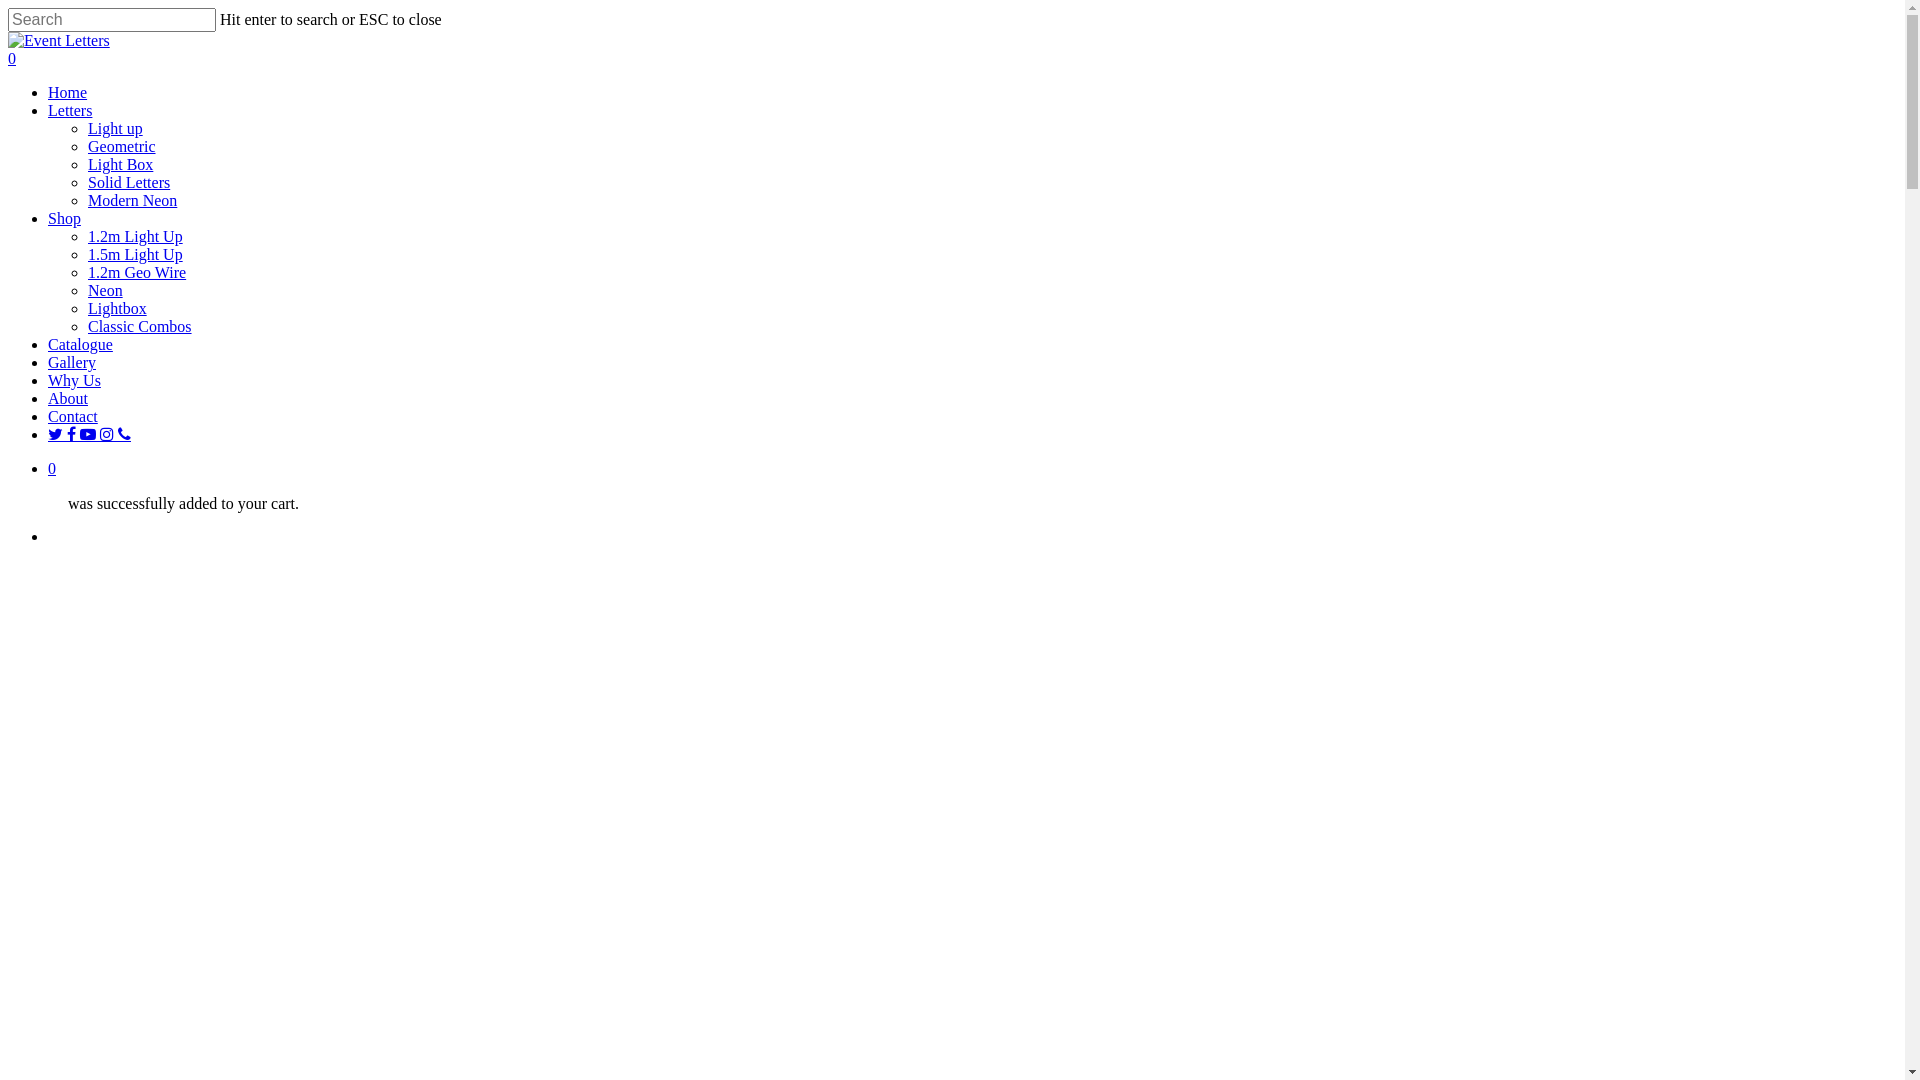 This screenshot has width=1920, height=1080. Describe the element at coordinates (8, 57) in the screenshot. I see `'0'` at that location.